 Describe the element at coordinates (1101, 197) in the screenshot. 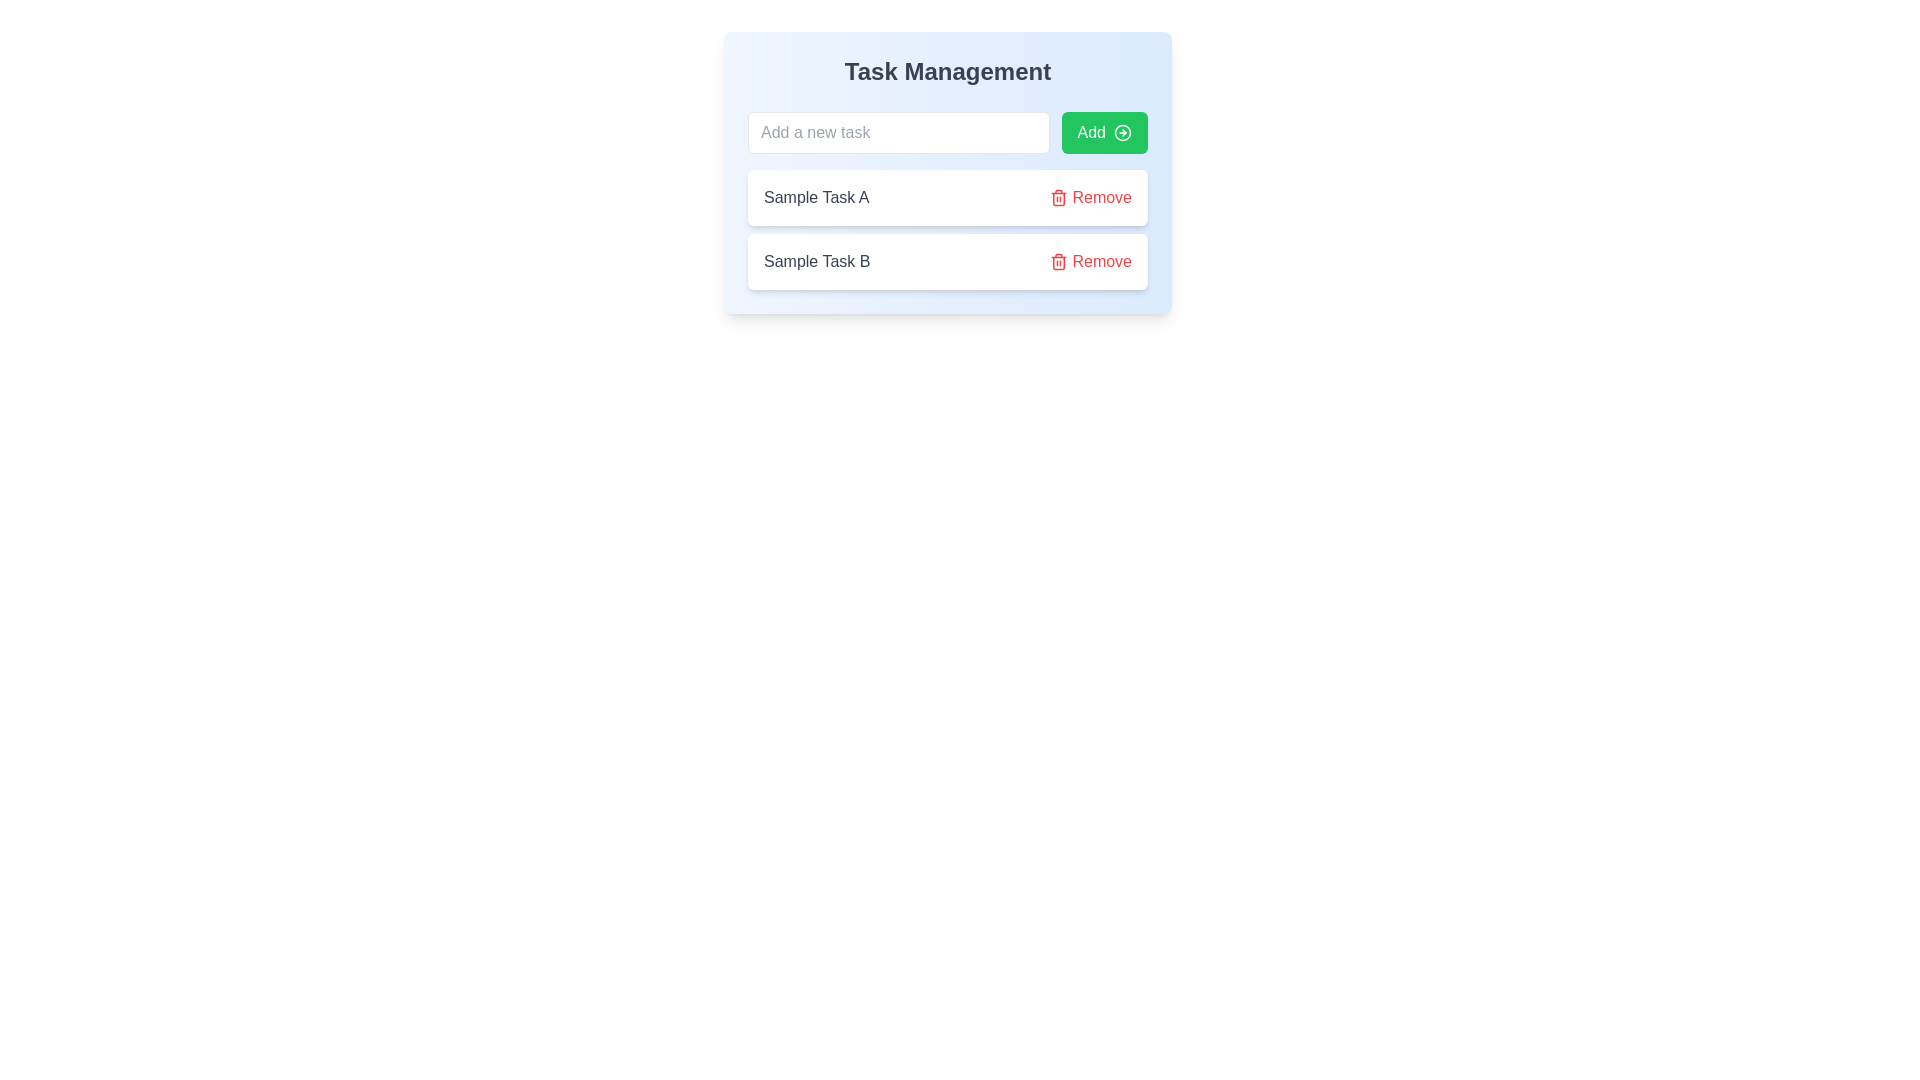

I see `the 'Remove' text label, which is styled in red and positioned to the right of 'Sample Task A' in the task list` at that location.